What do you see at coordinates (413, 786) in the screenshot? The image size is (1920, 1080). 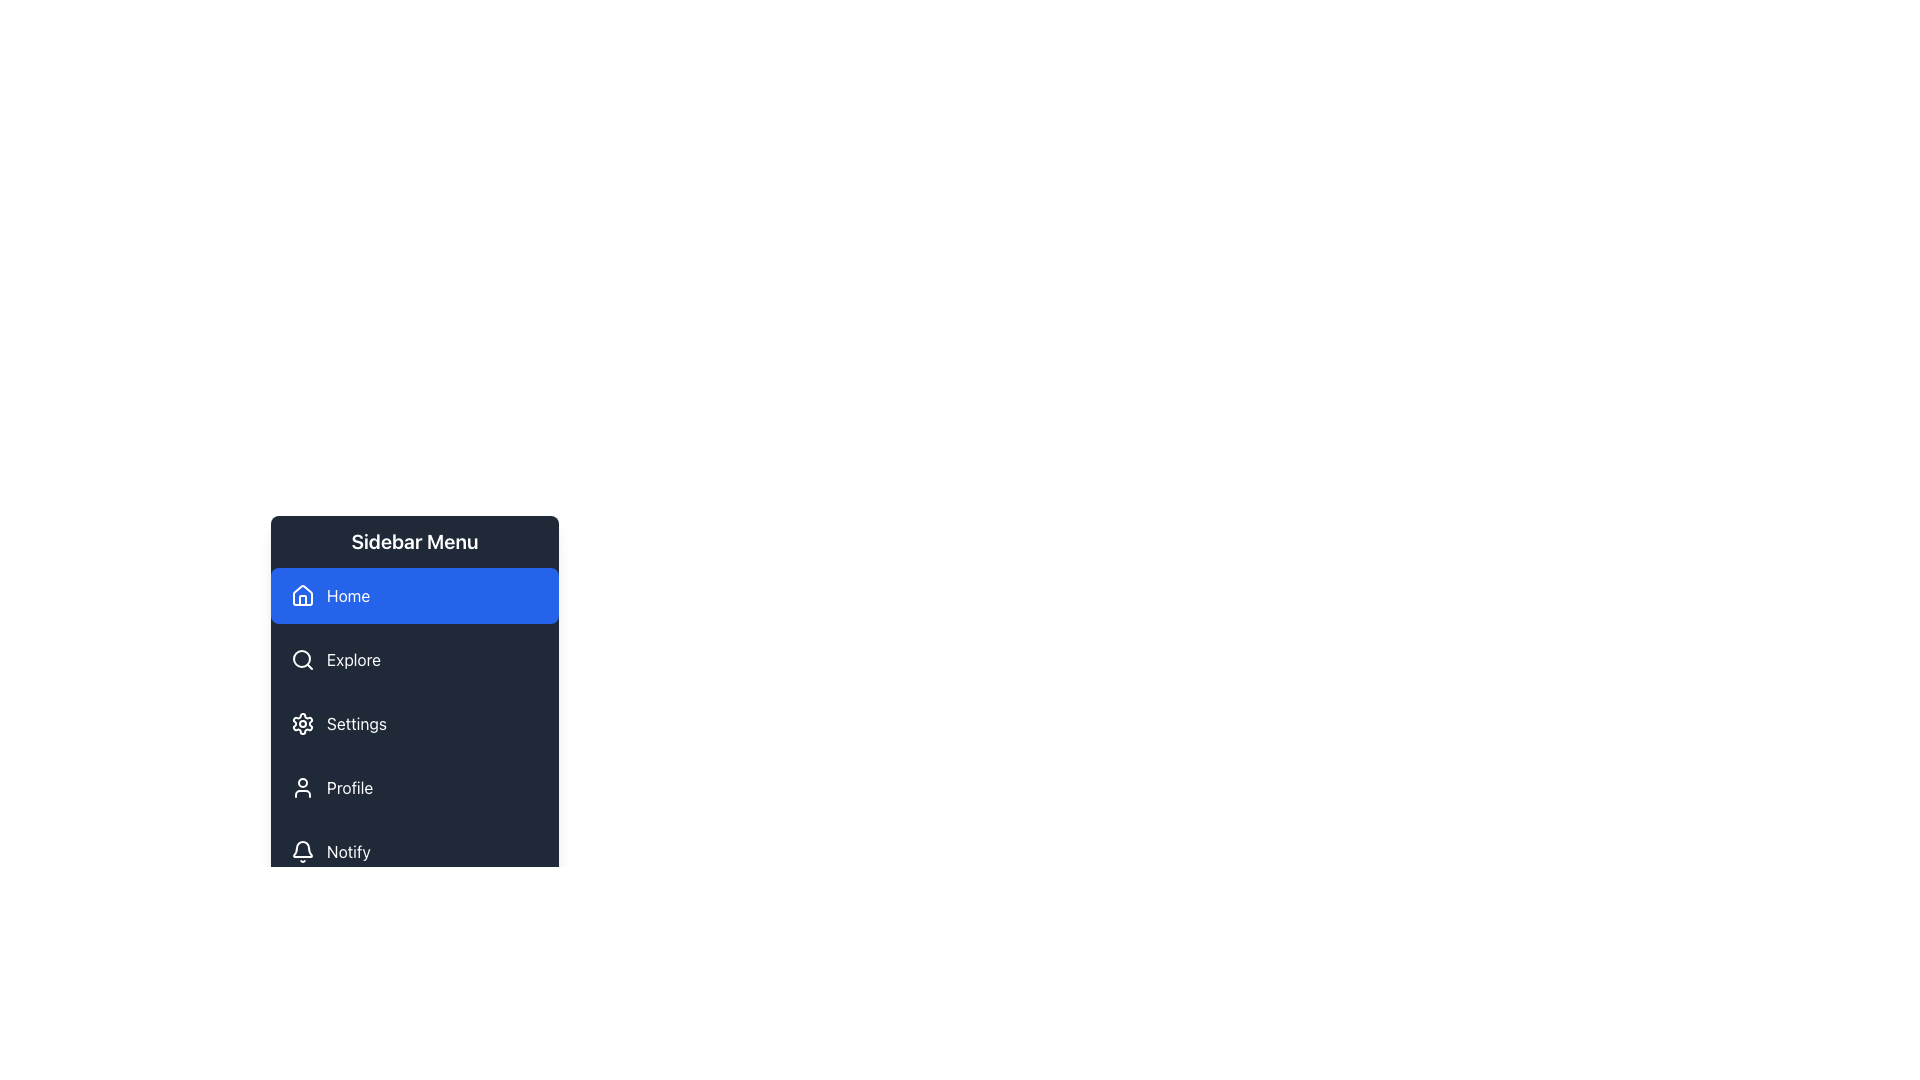 I see `the navigation menu button that leads to the user's profile or account details, located as the fourth item in the vertical sidebar menu, positioned below 'Settings' and above 'Notify'` at bounding box center [413, 786].